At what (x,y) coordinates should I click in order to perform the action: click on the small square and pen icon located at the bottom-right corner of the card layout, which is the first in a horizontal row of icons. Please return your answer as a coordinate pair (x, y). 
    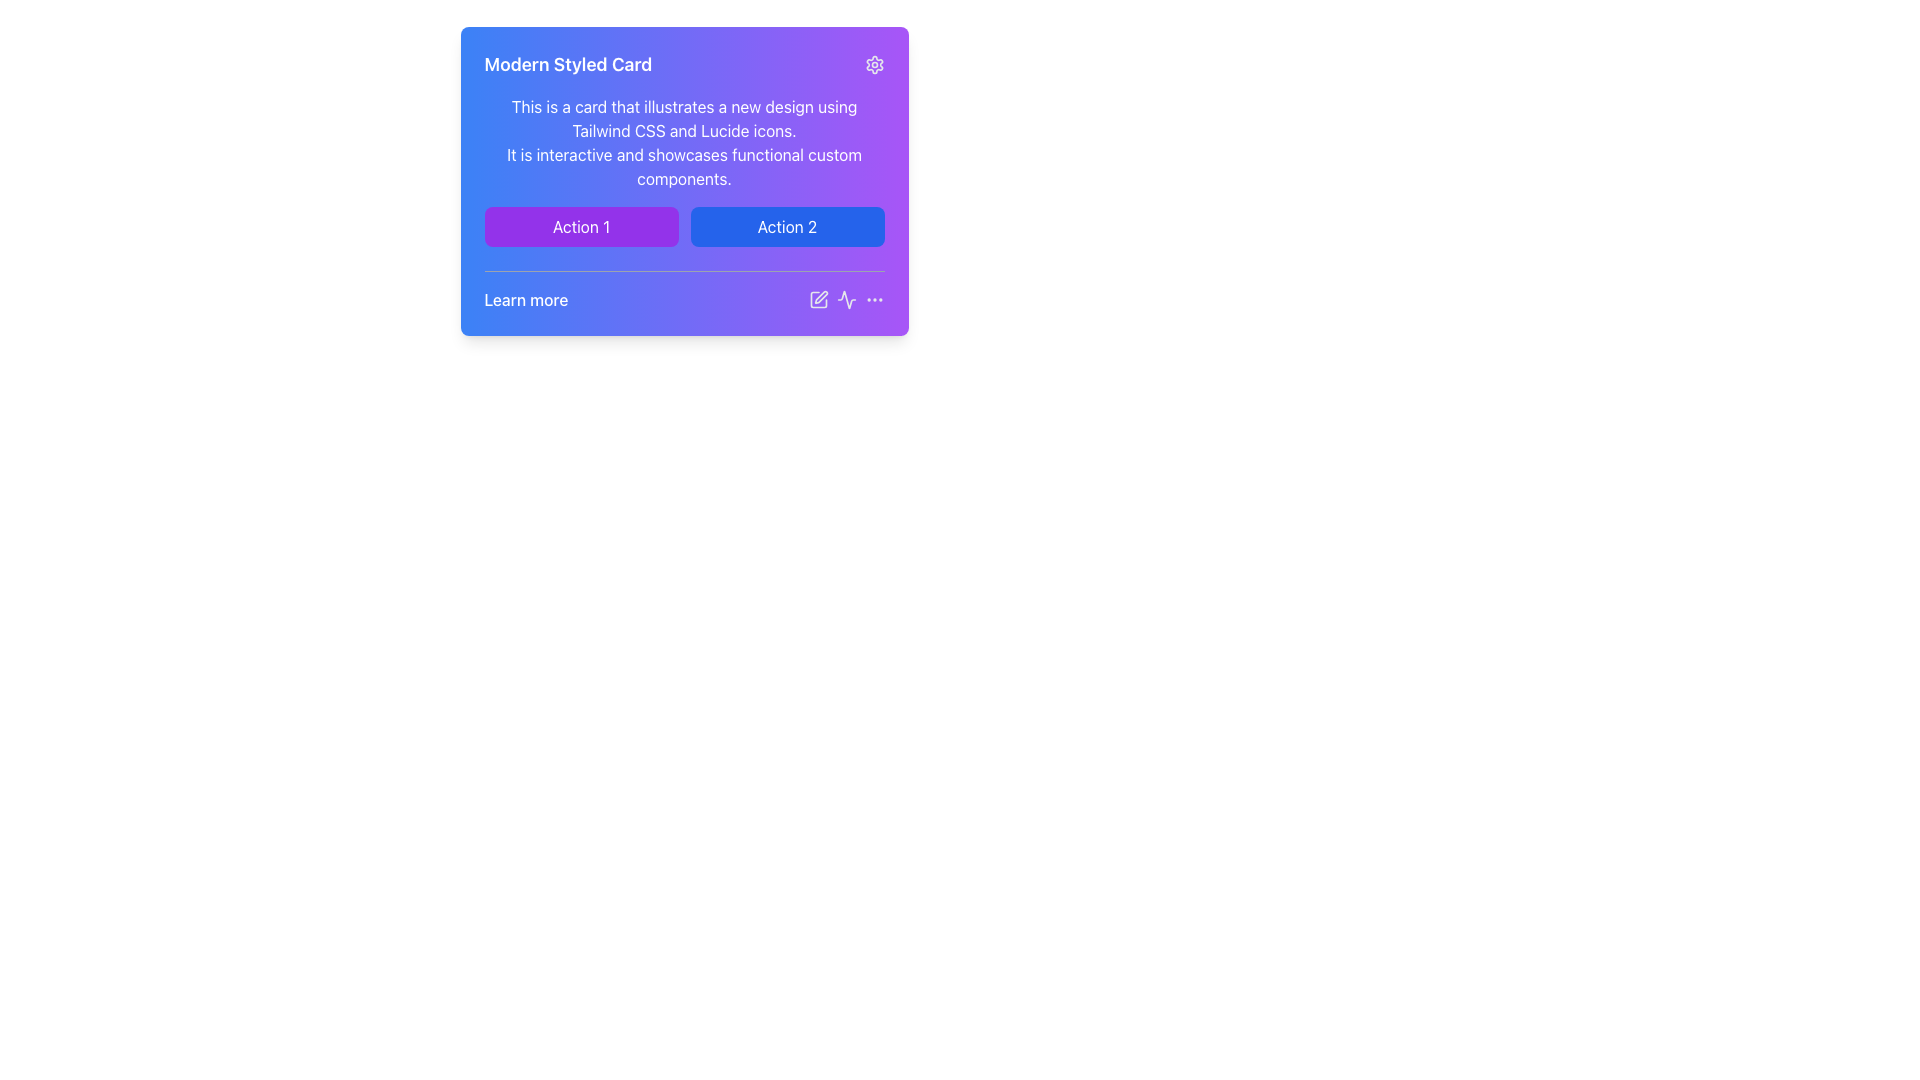
    Looking at the image, I should click on (818, 300).